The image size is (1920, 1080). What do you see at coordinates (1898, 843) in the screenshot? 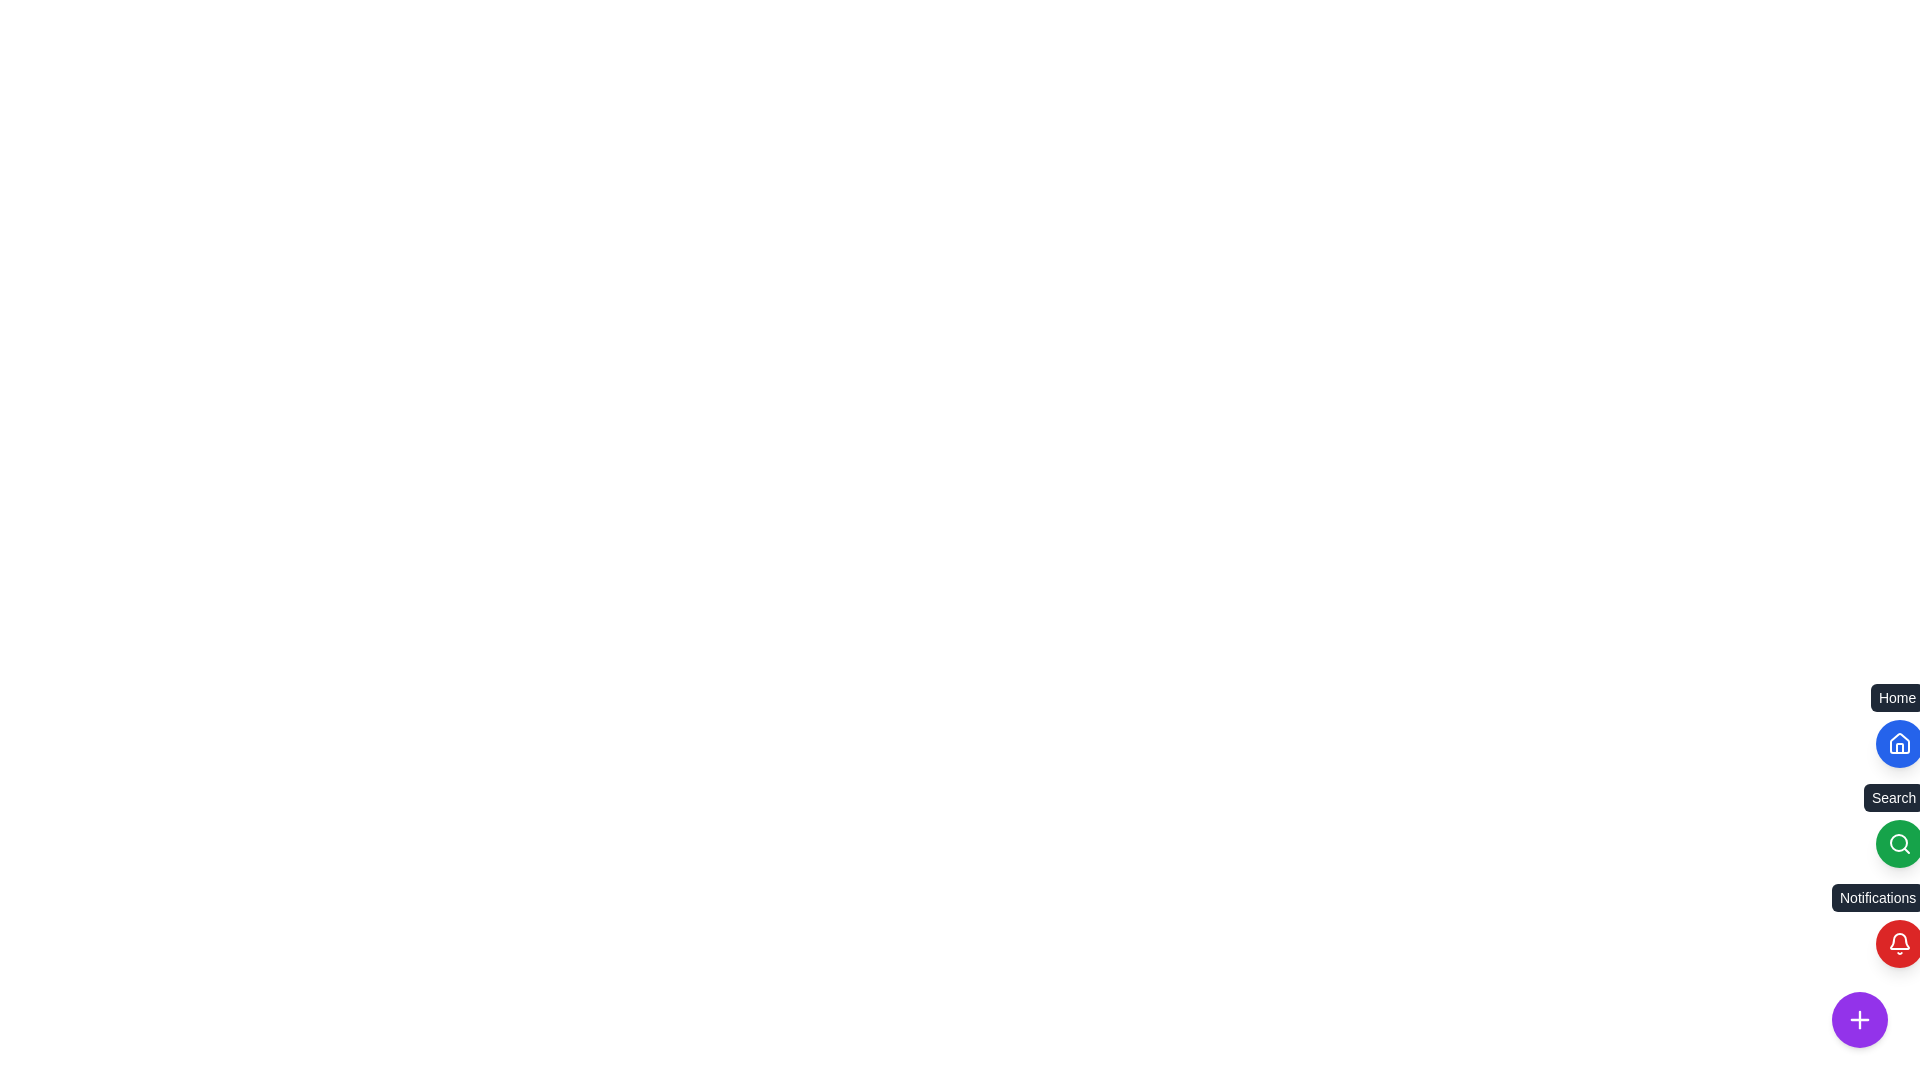
I see `the inner circular component of the green-filled search icon located on the right side, second from the top in the vertical arrangement of functional icons` at bounding box center [1898, 843].